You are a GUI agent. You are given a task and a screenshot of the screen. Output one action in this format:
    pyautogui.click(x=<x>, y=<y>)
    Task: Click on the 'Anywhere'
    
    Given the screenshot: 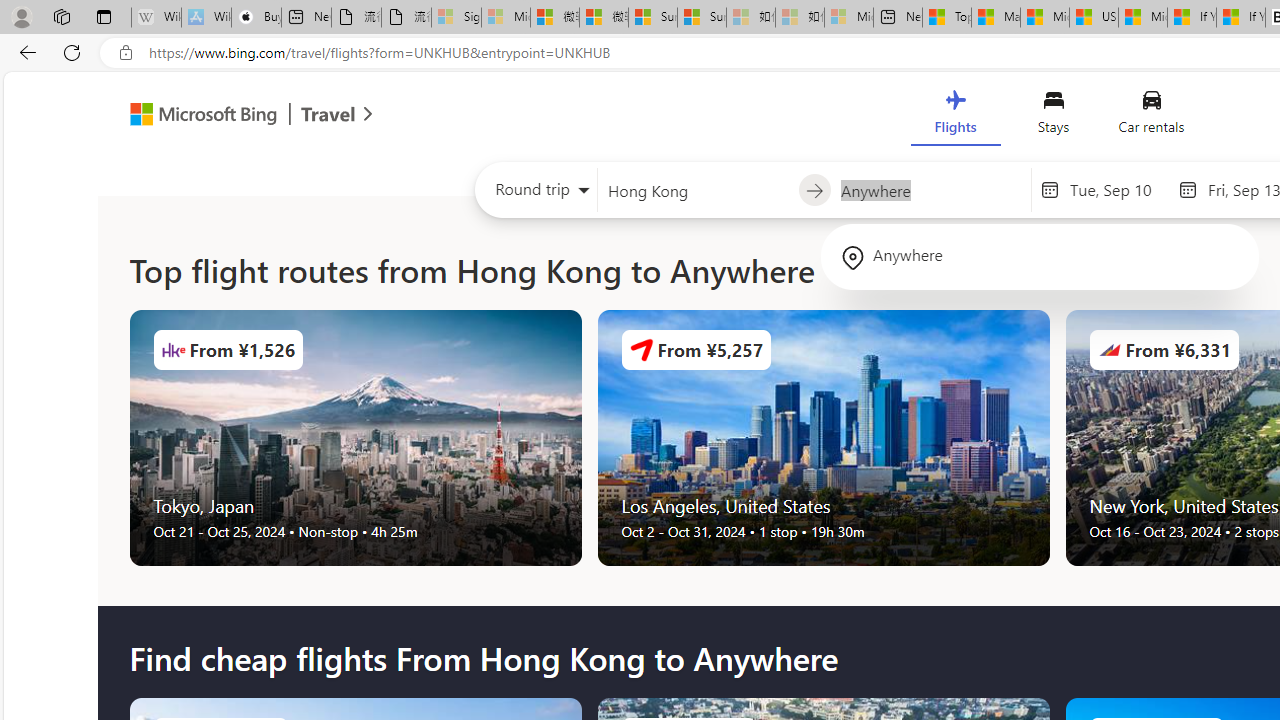 What is the action you would take?
    pyautogui.click(x=1040, y=256)
    